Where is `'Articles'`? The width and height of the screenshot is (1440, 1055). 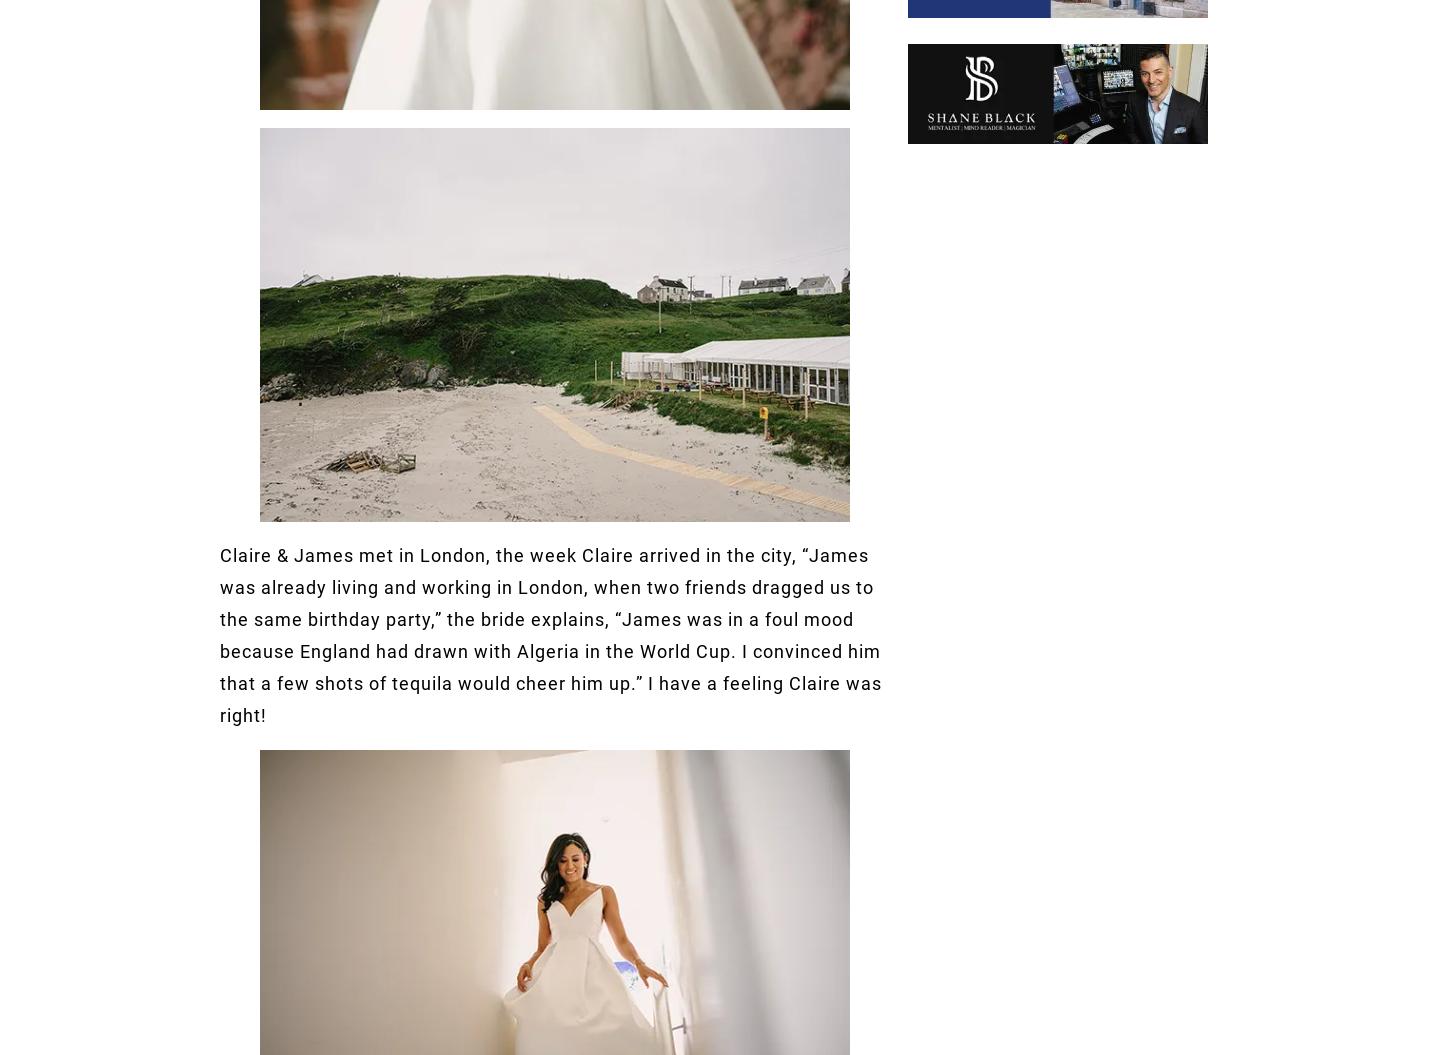 'Articles' is located at coordinates (617, 448).